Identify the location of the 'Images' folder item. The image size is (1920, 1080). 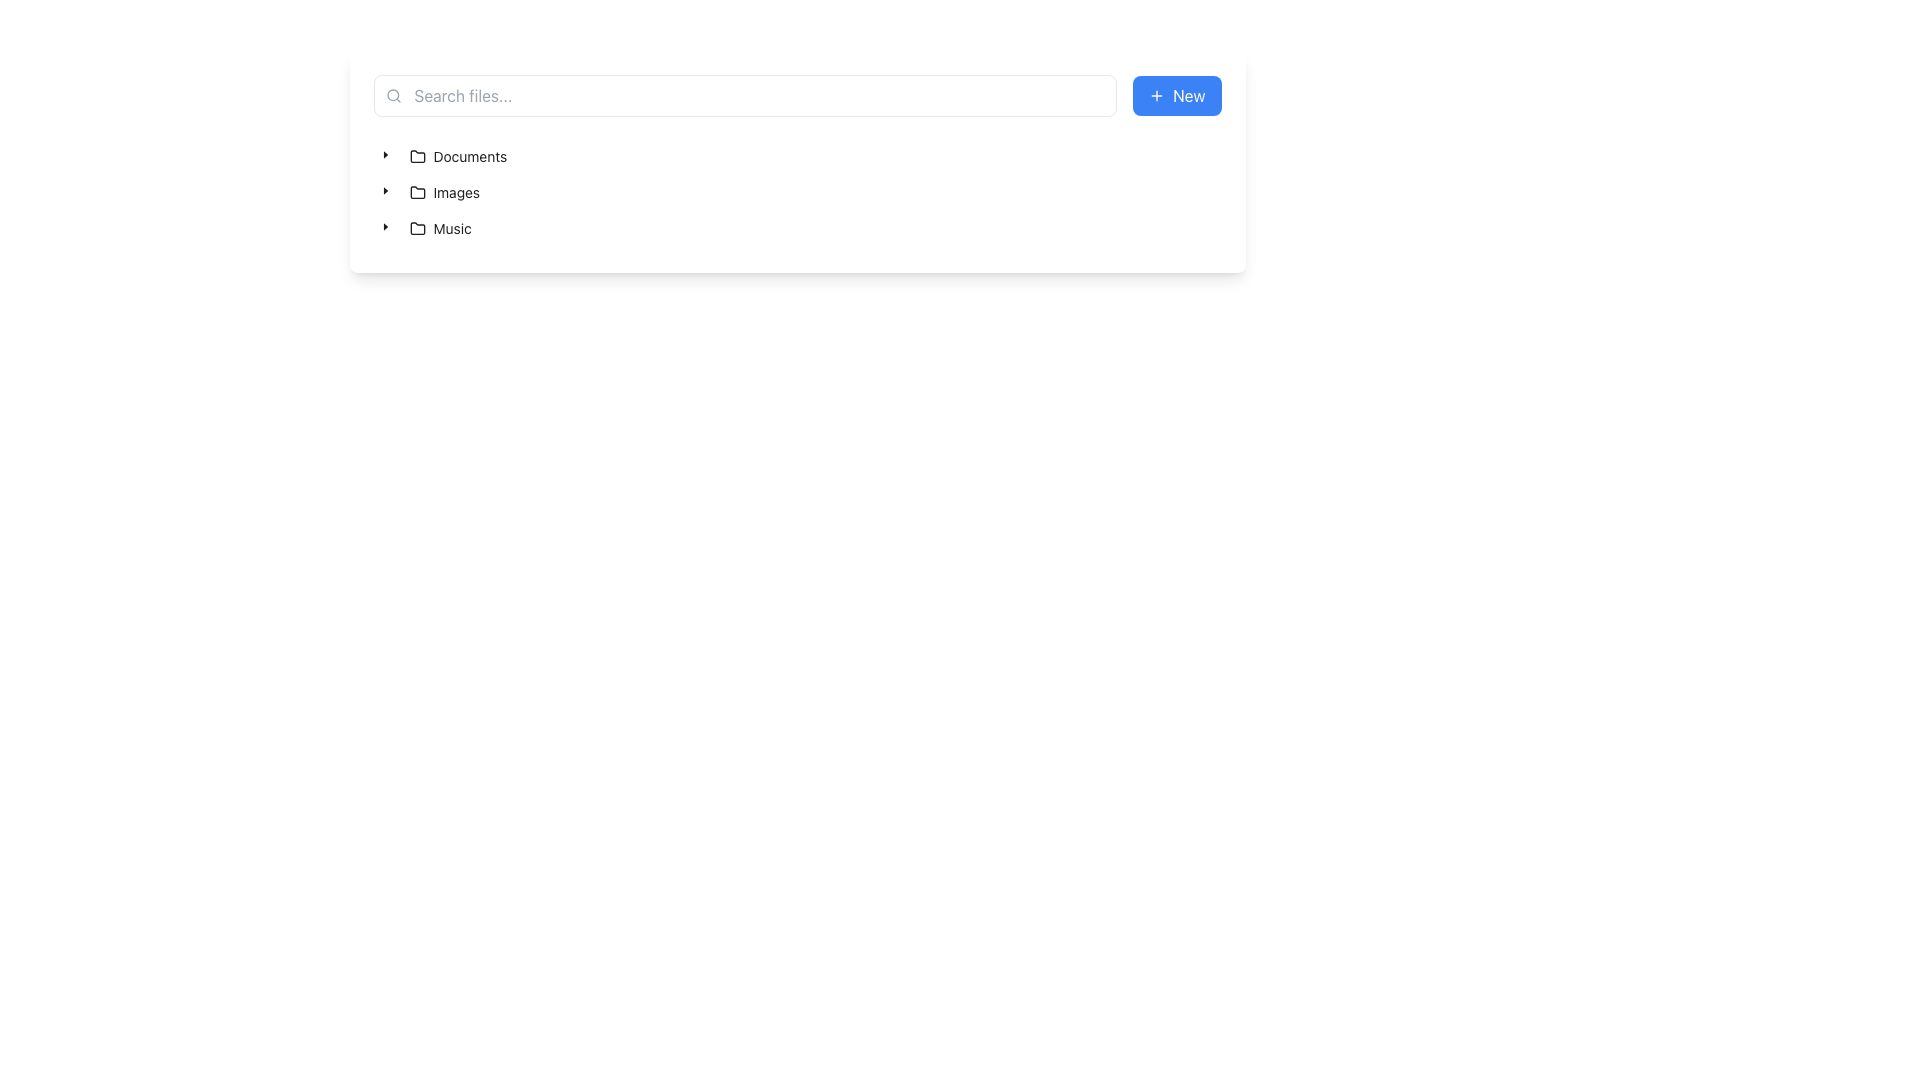
(443, 192).